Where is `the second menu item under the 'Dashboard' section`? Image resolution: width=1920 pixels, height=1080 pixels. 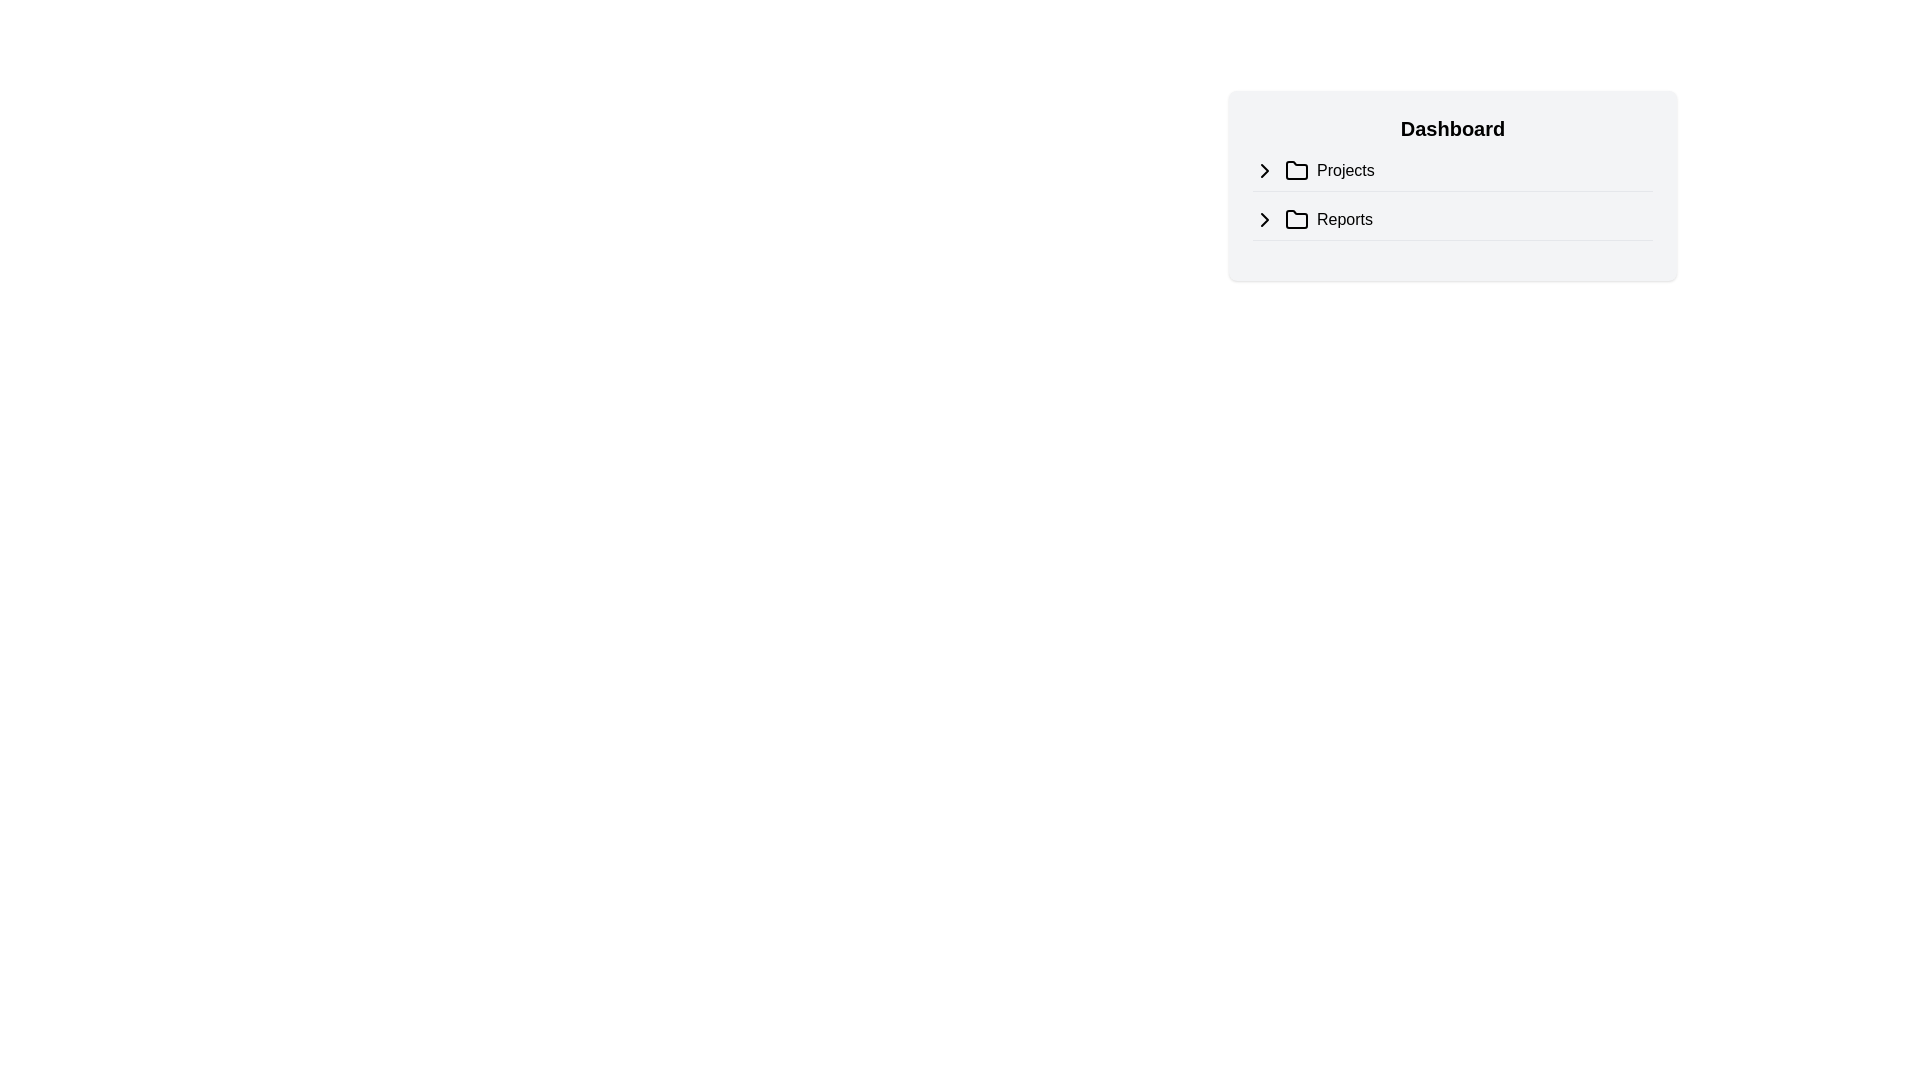 the second menu item under the 'Dashboard' section is located at coordinates (1453, 223).